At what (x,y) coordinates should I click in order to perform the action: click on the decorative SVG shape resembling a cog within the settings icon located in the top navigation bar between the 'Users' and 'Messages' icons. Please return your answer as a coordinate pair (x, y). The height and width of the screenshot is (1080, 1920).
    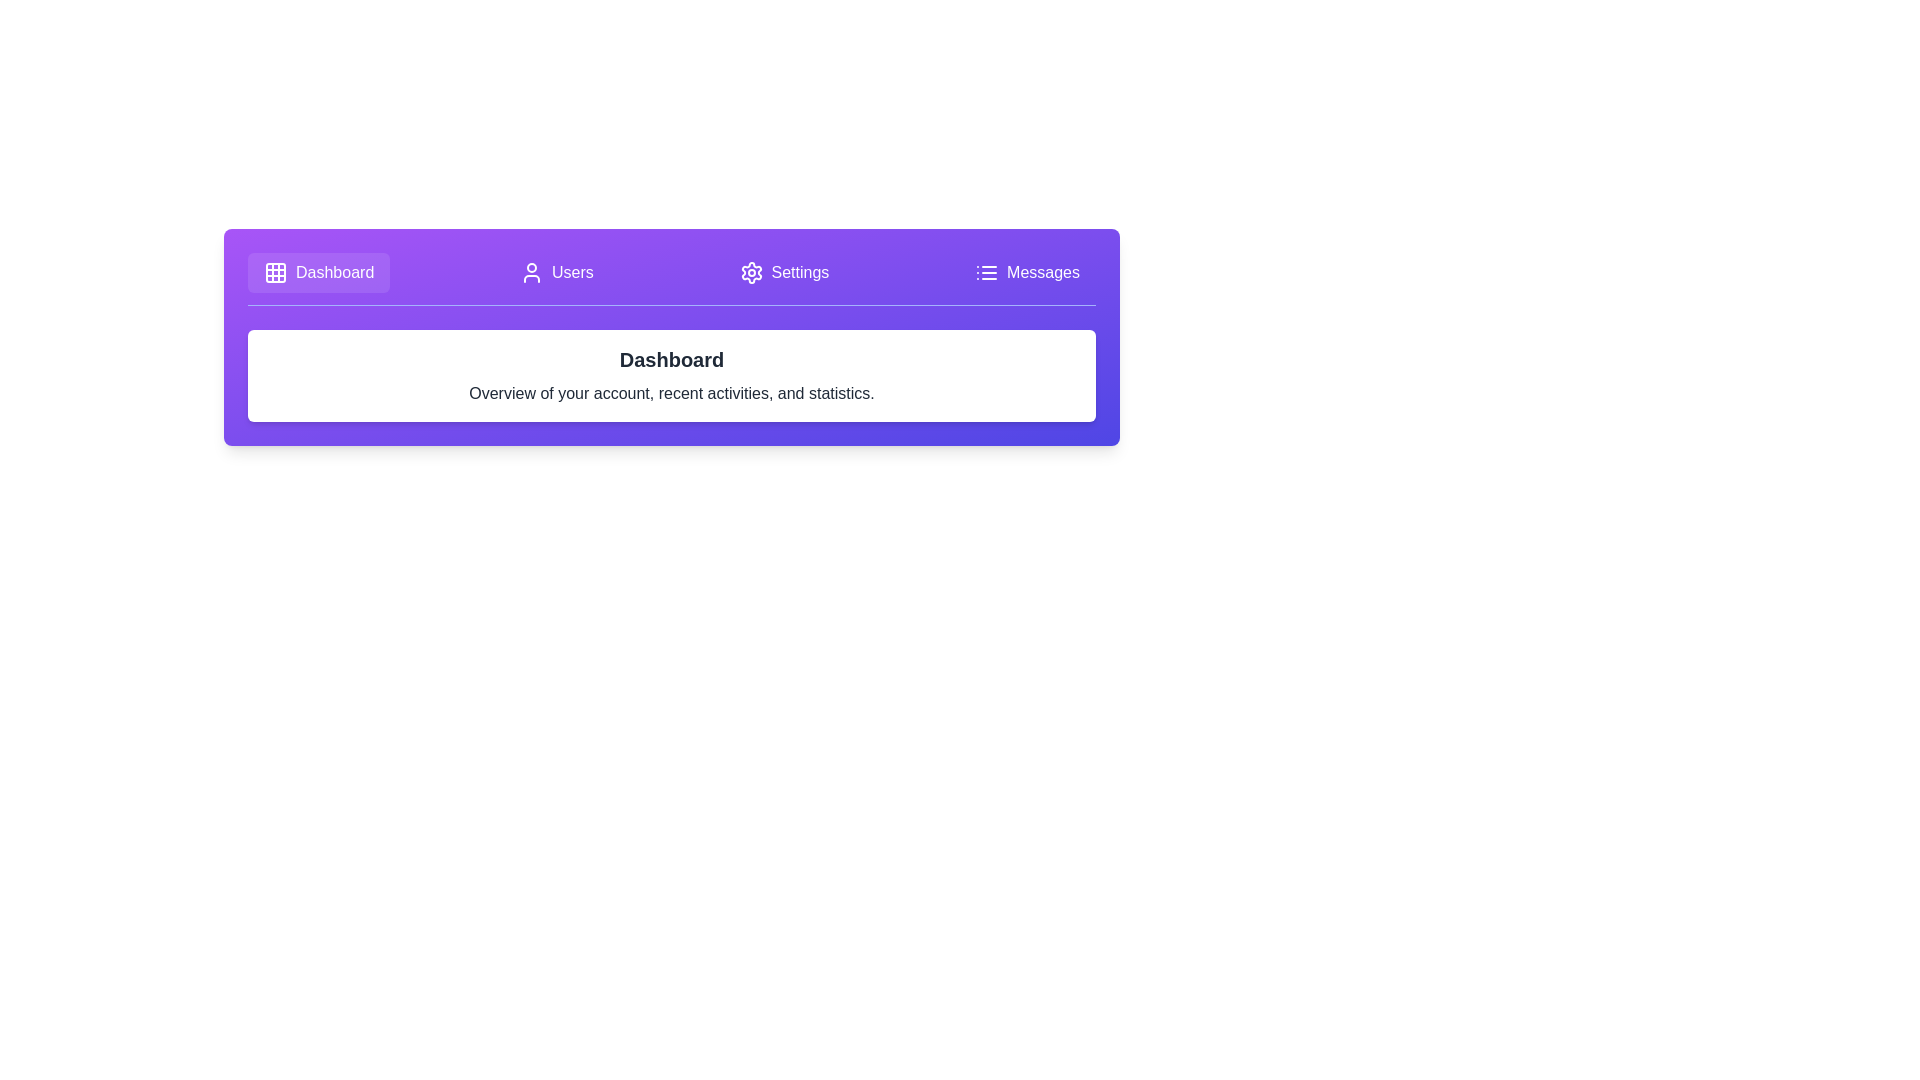
    Looking at the image, I should click on (750, 273).